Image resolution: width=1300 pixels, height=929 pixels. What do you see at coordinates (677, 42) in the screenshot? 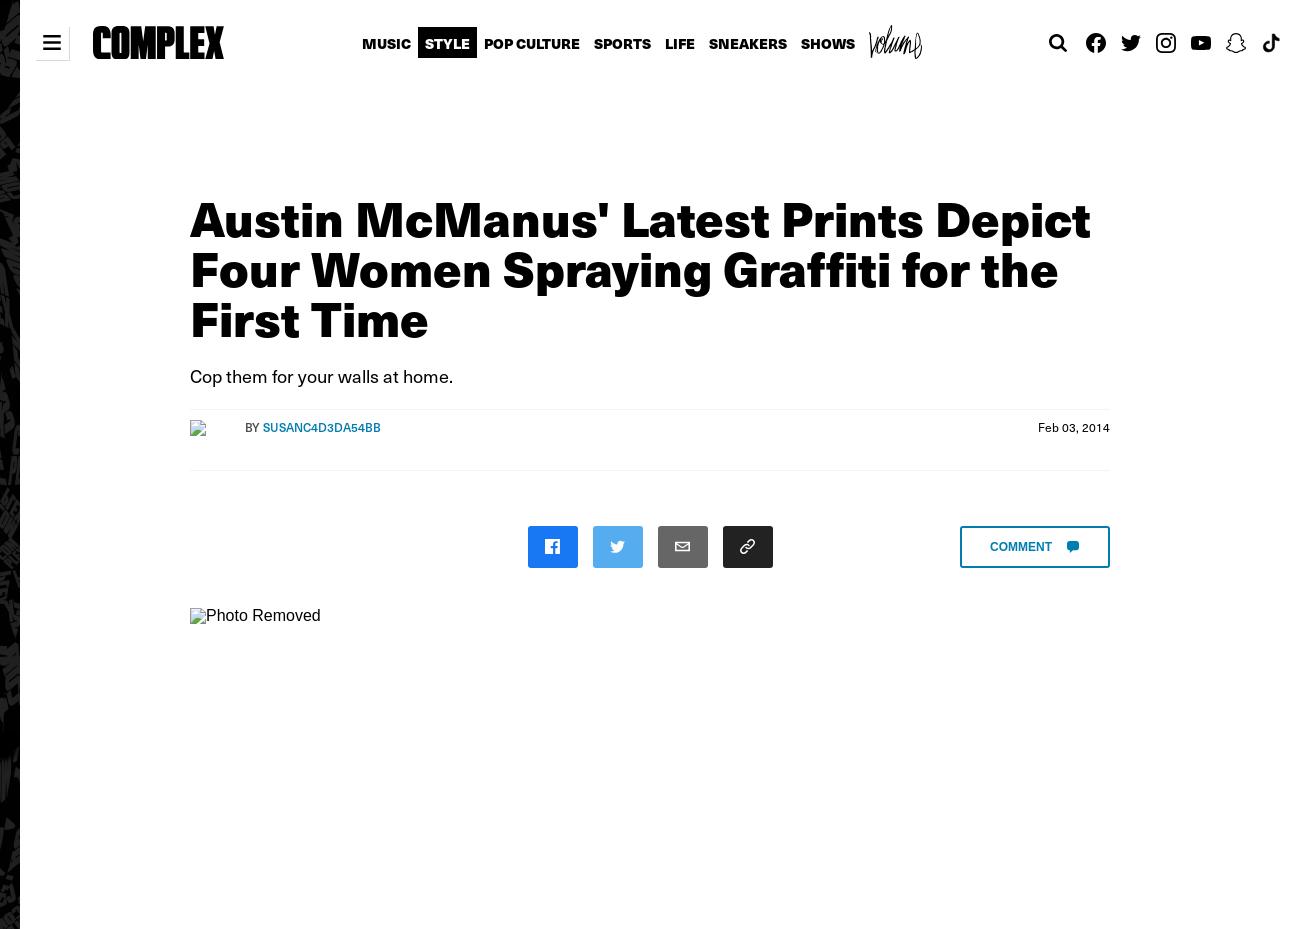
I see `'life'` at bounding box center [677, 42].